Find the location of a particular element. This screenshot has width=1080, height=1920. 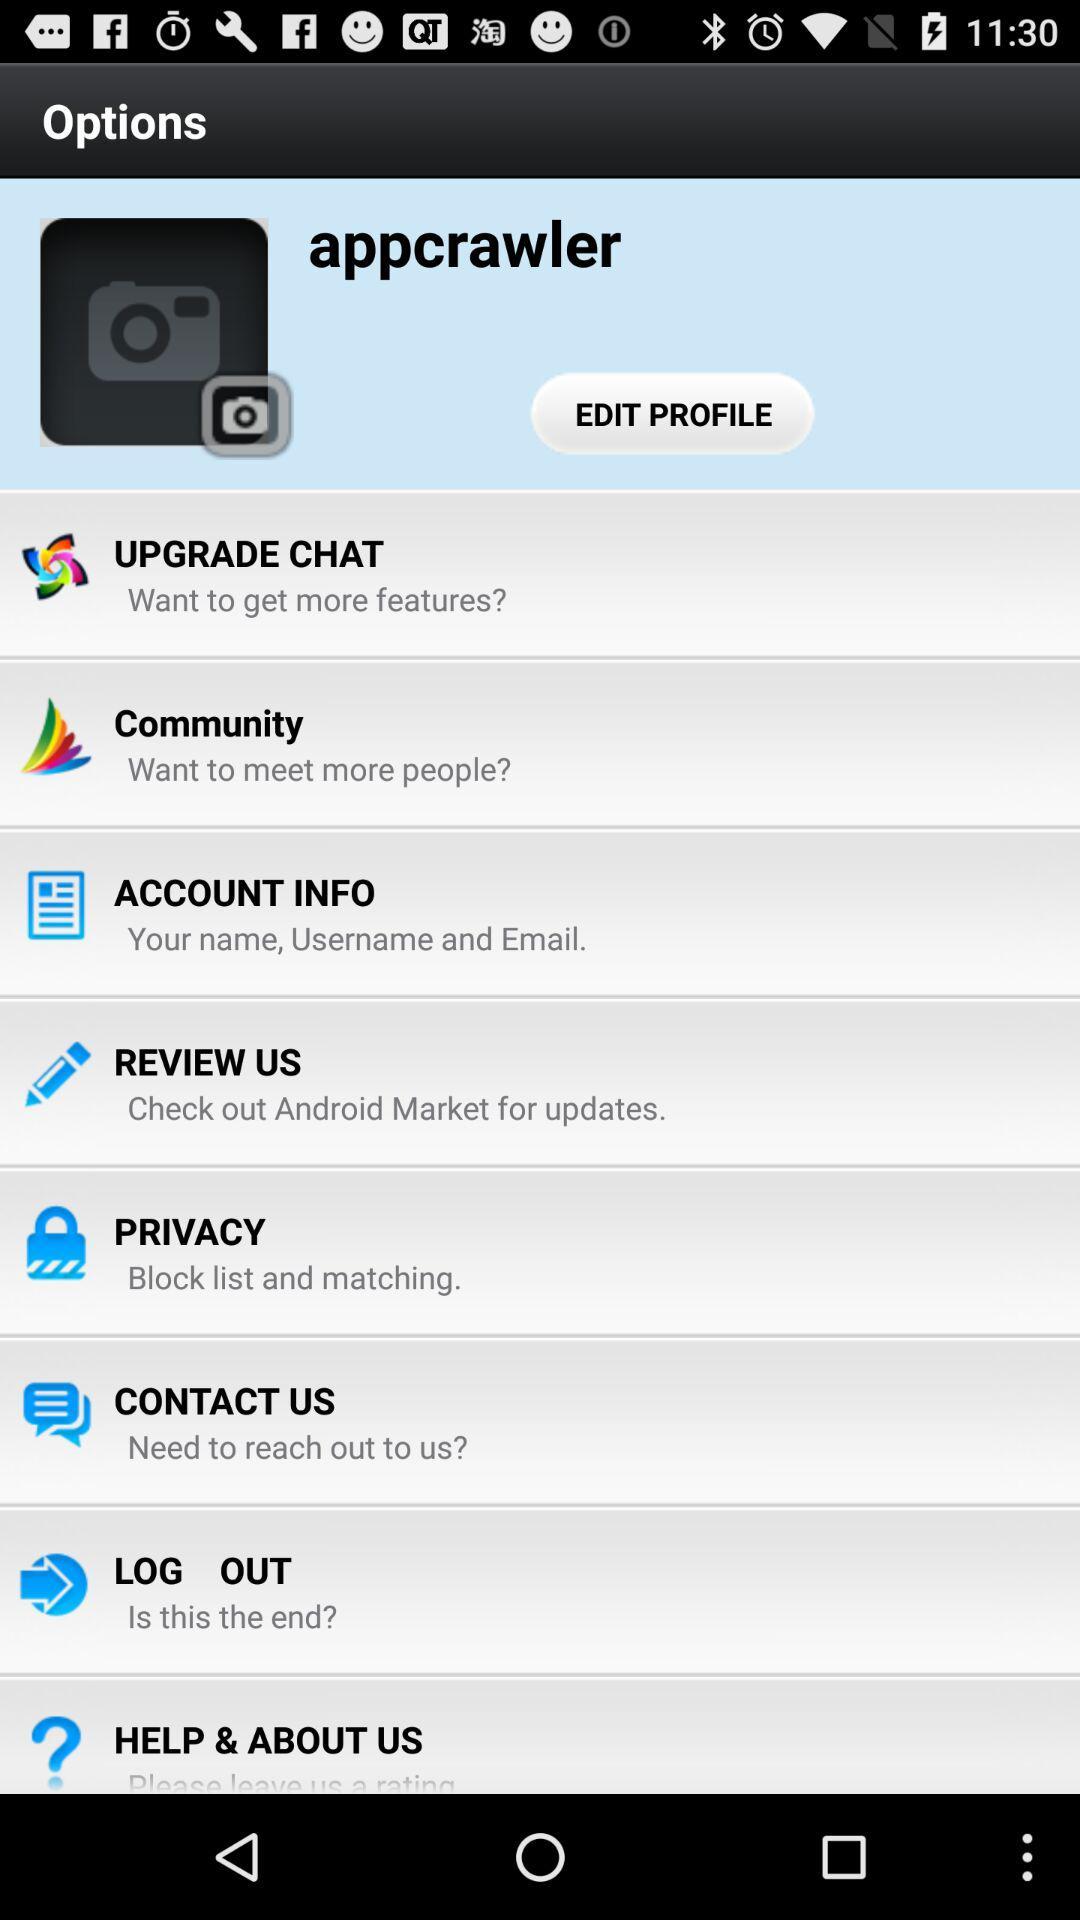

item at the center is located at coordinates (397, 1106).